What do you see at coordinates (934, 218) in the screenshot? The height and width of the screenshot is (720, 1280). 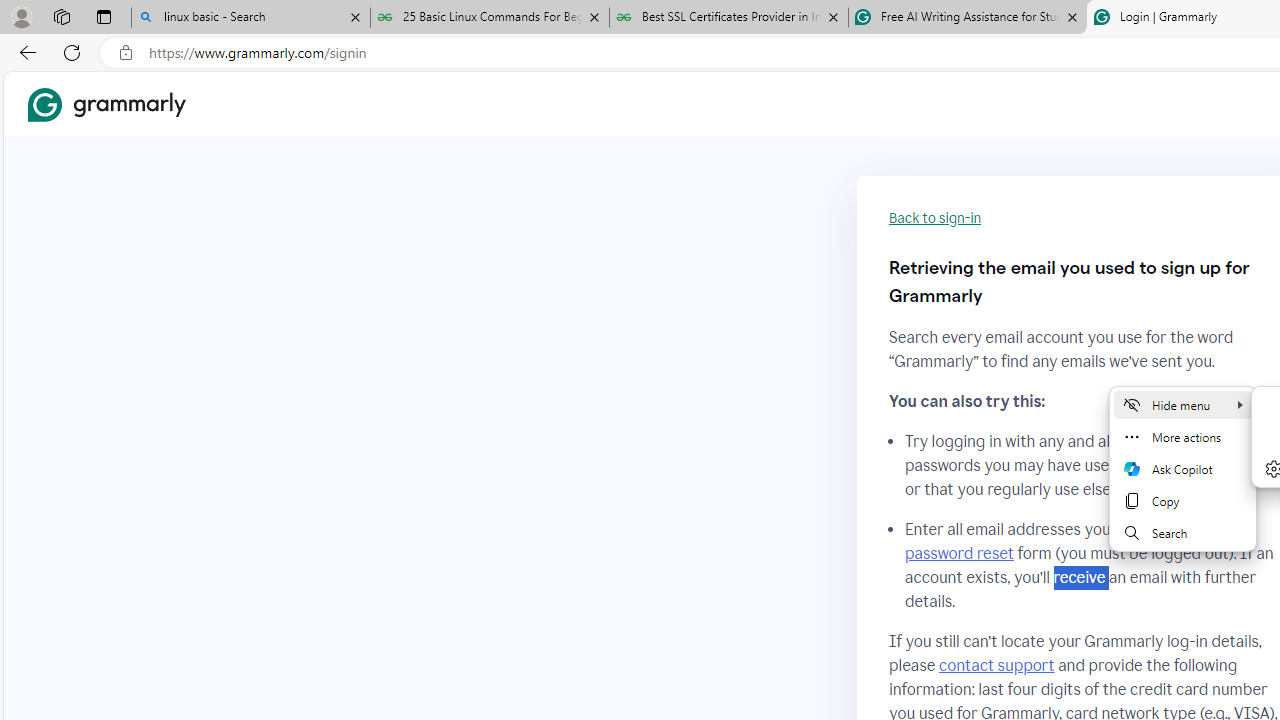 I see `'Back to sign-in'` at bounding box center [934, 218].